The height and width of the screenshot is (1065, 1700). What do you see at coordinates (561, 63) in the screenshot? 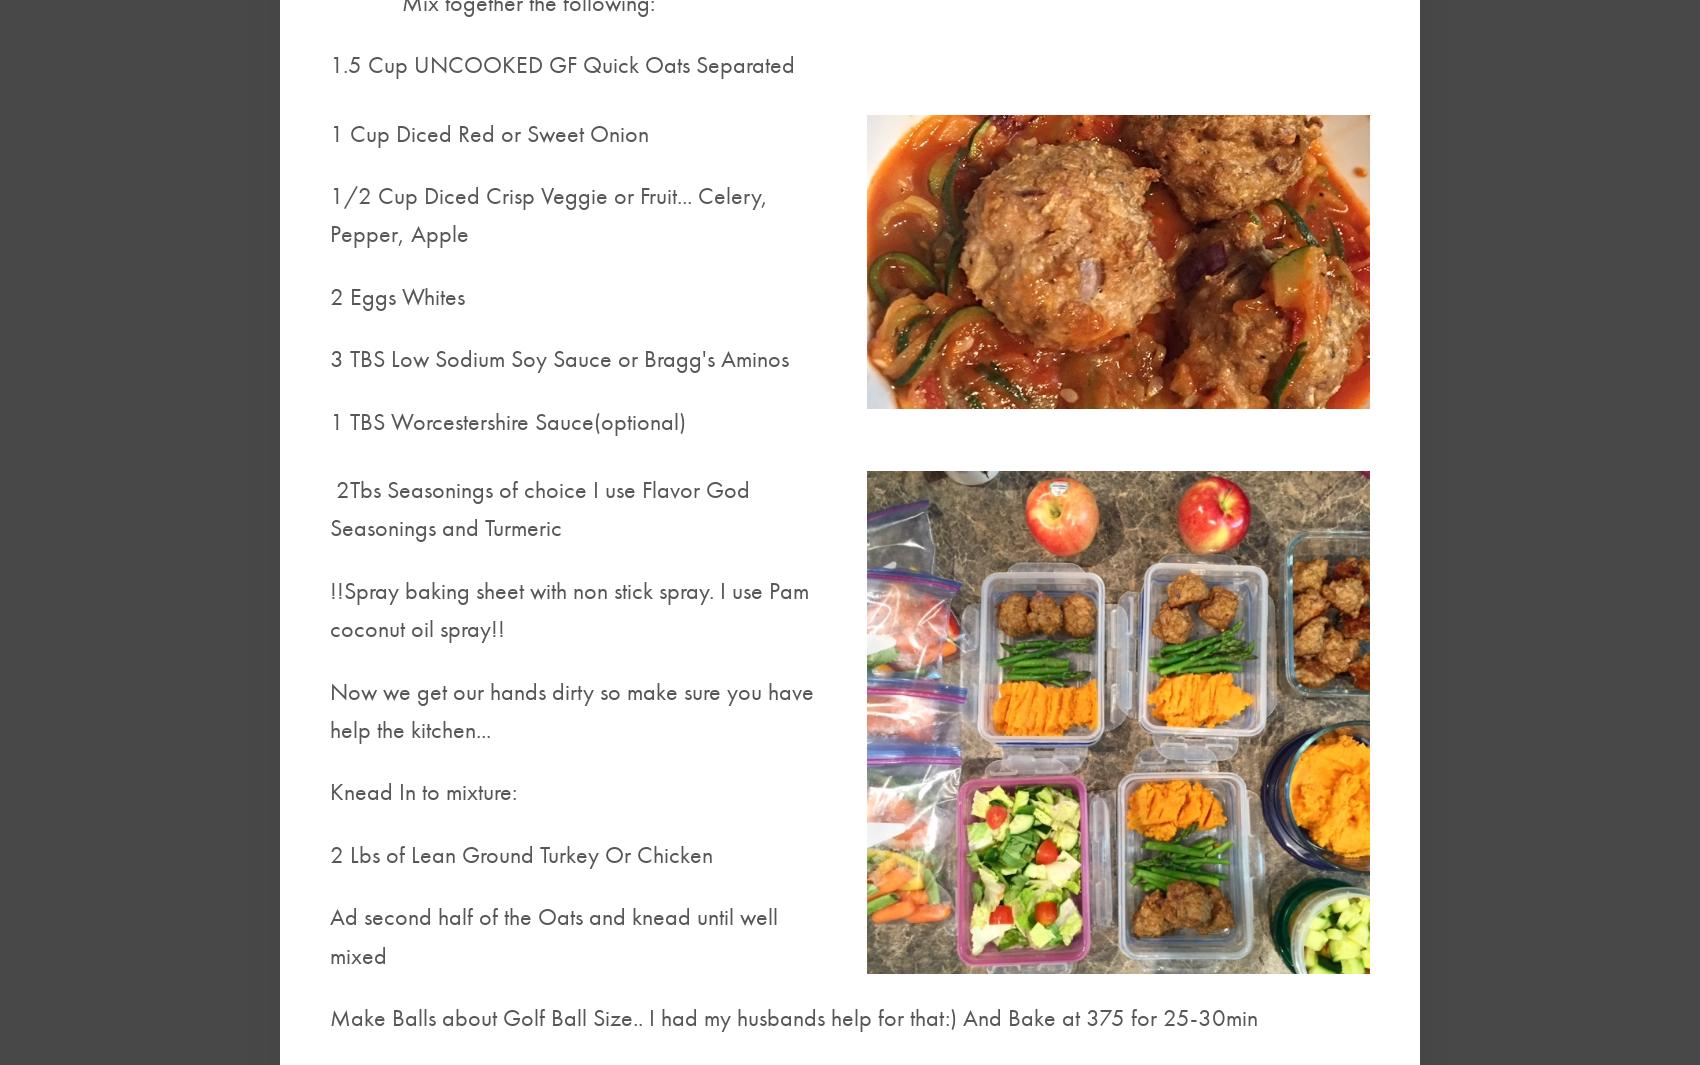
I see `'1.5 Cup UNCOOKED GF Quick Oats Separated'` at bounding box center [561, 63].